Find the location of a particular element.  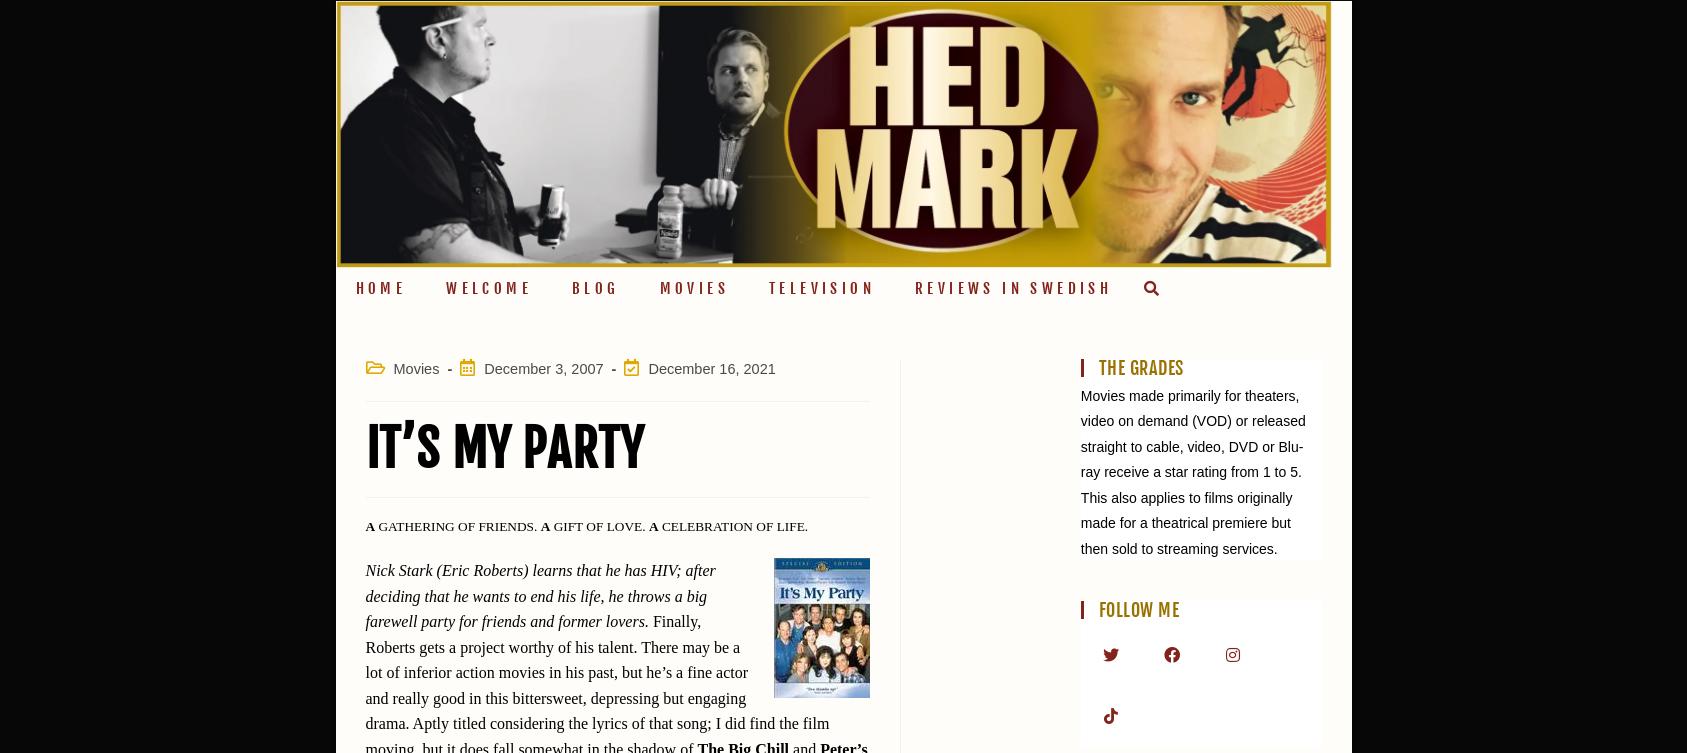

'GATHERING OF FRIENDS.' is located at coordinates (457, 525).